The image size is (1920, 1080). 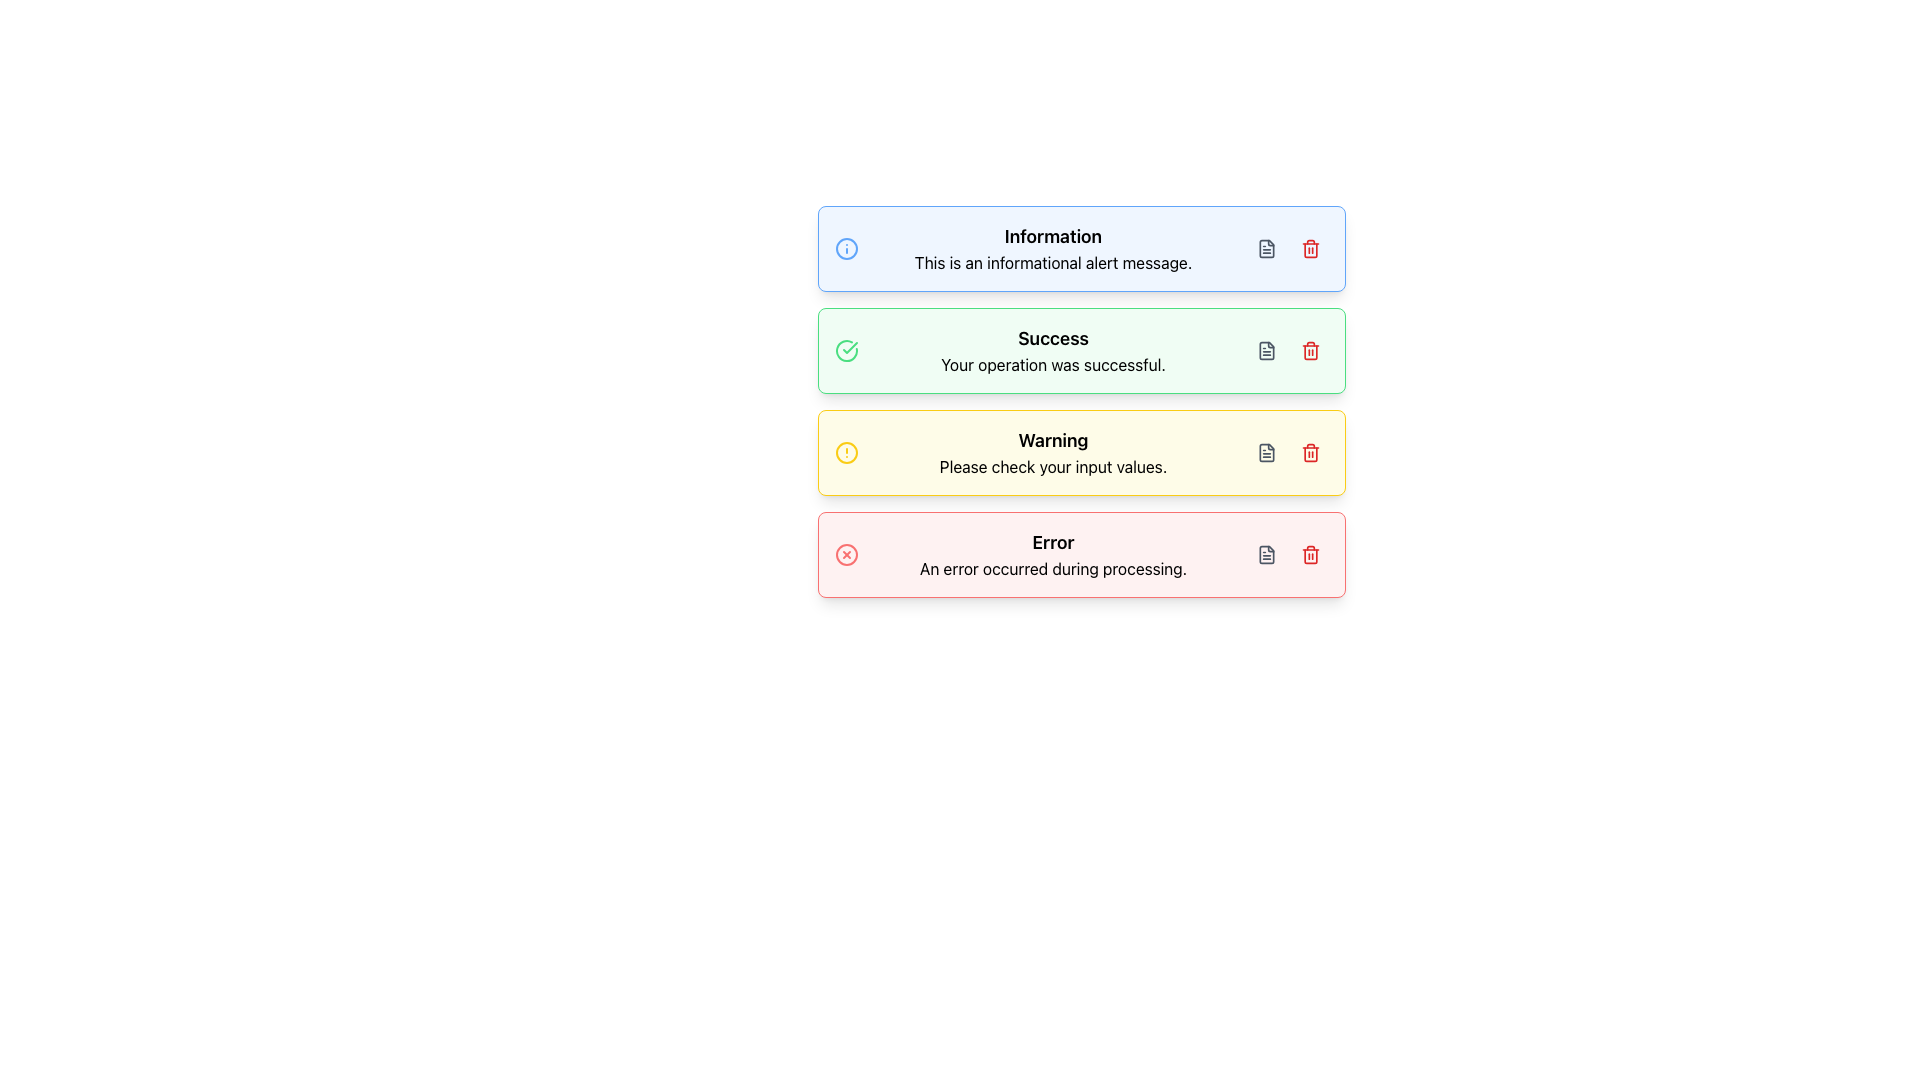 I want to click on the small document icon located on the right side of the blue notification bar, adjacent to the 'Information' label, to interact with it, so click(x=1265, y=248).